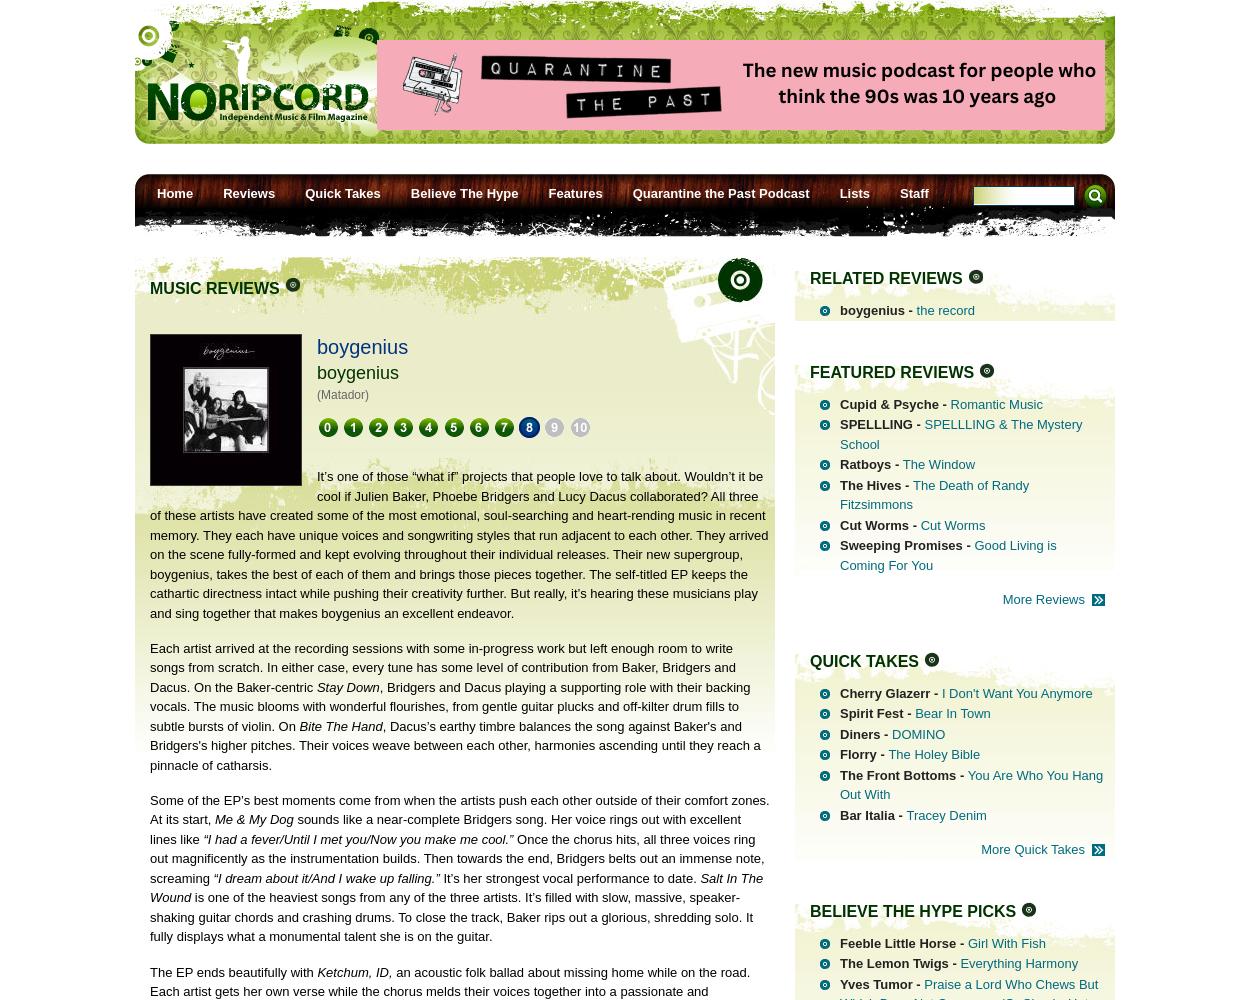  Describe the element at coordinates (346, 686) in the screenshot. I see `'Stay Down'` at that location.